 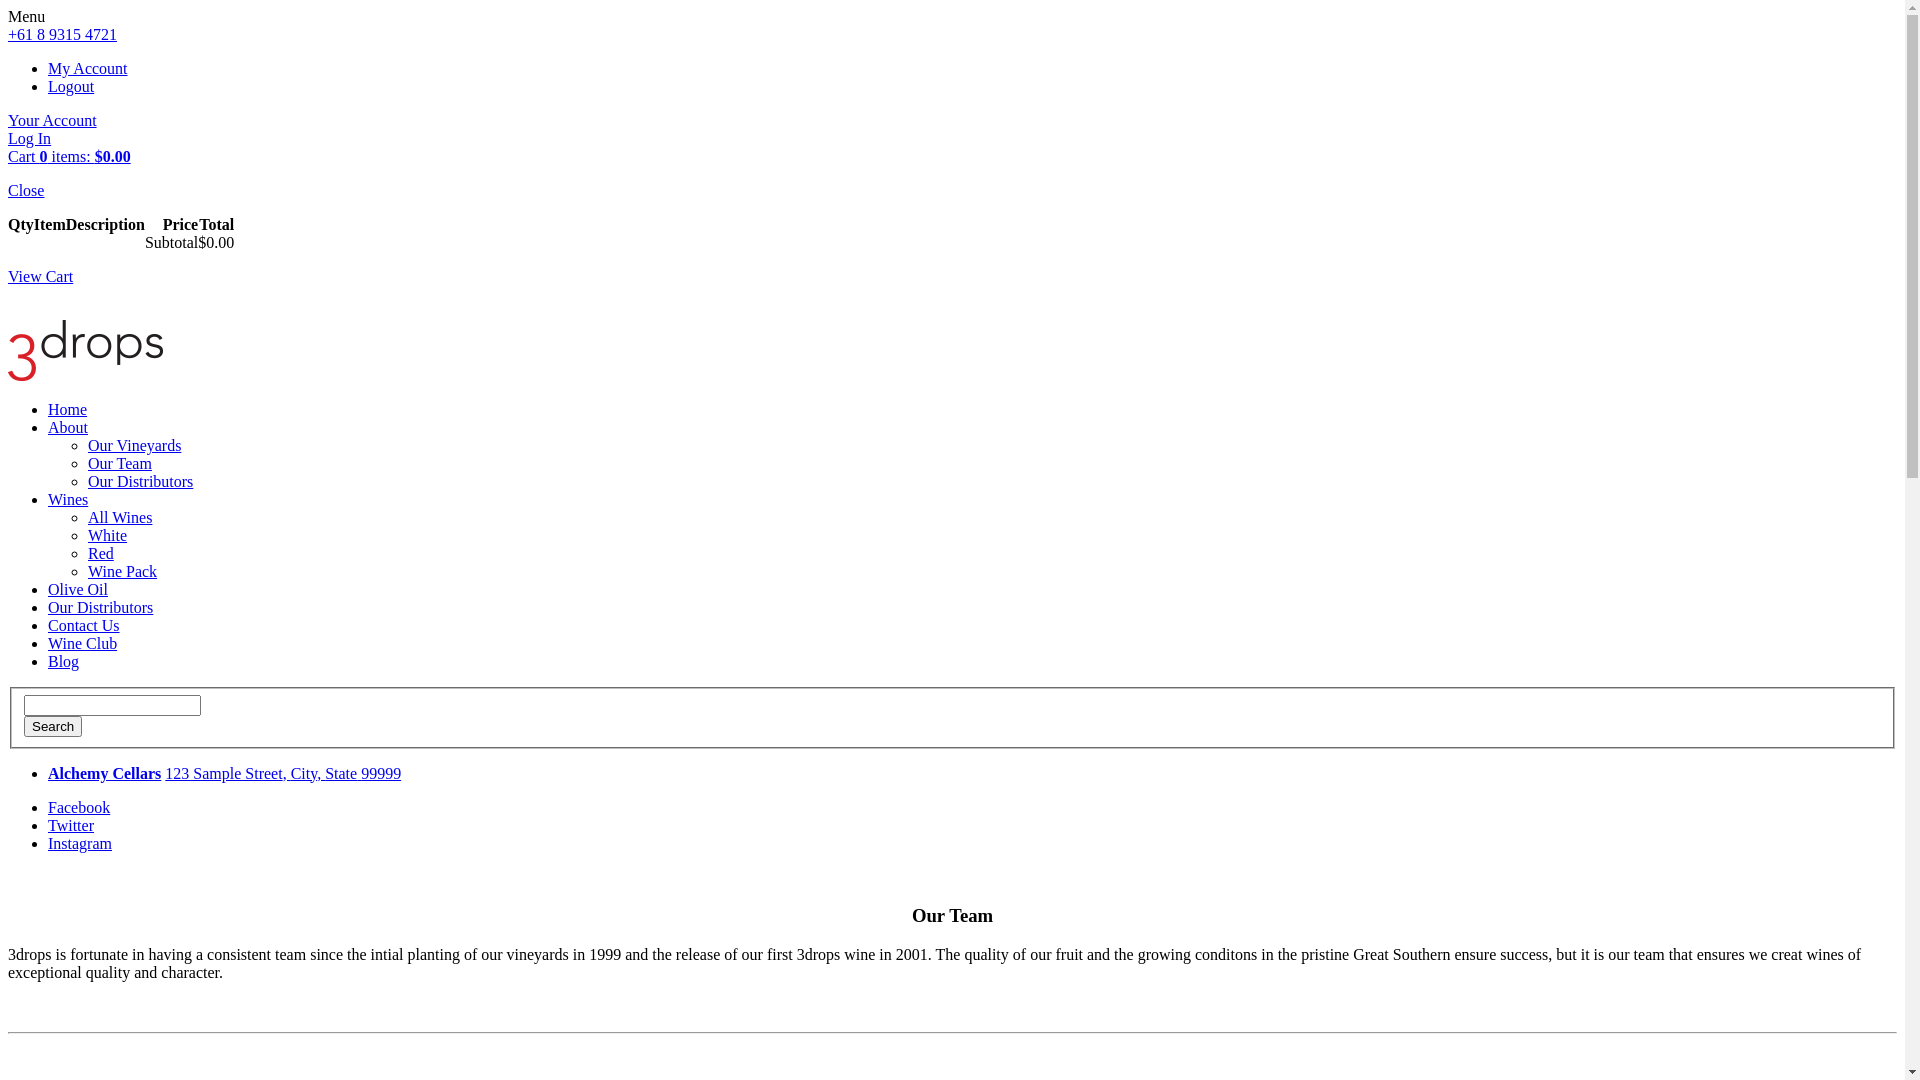 What do you see at coordinates (29, 137) in the screenshot?
I see `'Log In'` at bounding box center [29, 137].